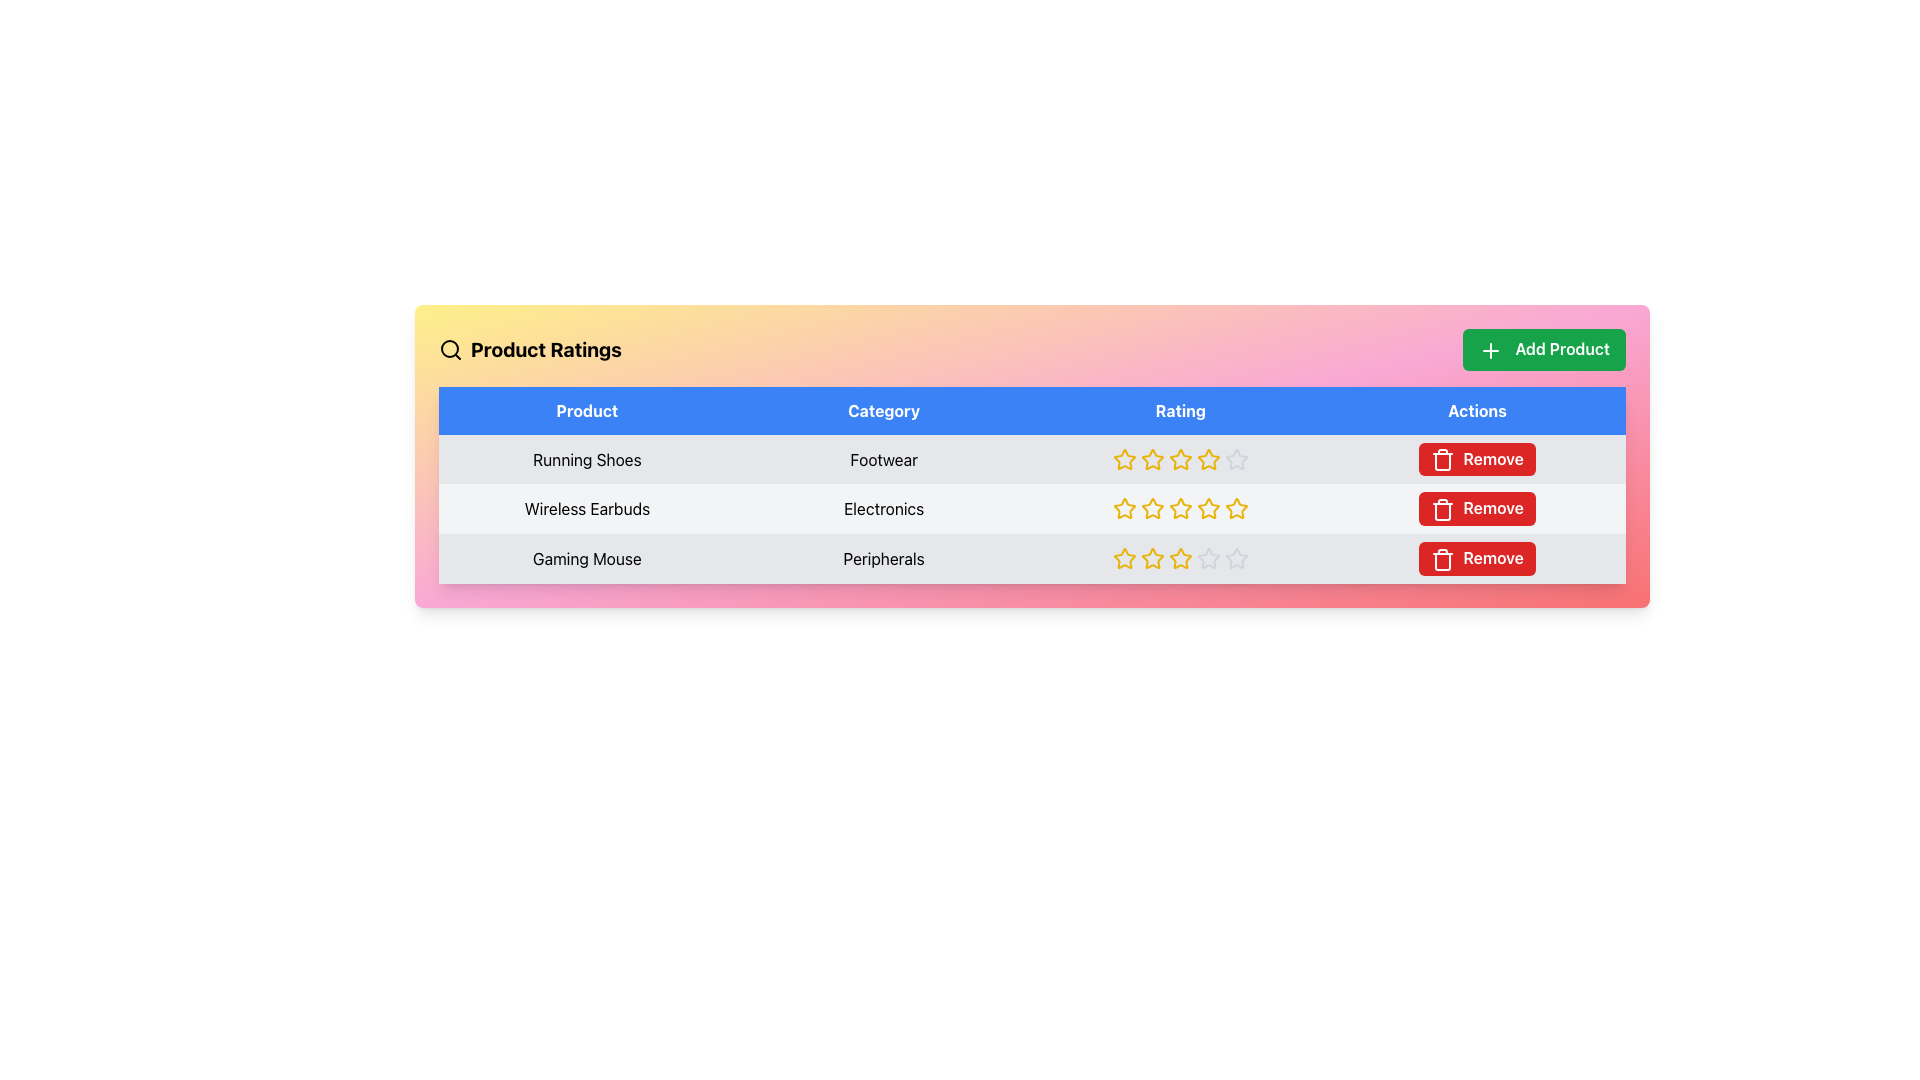  What do you see at coordinates (1477, 459) in the screenshot?
I see `the red 'Remove' button with rounded corners that has white text and a trash can icon, located in the 'Actions' column for 'Wireless Earbuds'` at bounding box center [1477, 459].